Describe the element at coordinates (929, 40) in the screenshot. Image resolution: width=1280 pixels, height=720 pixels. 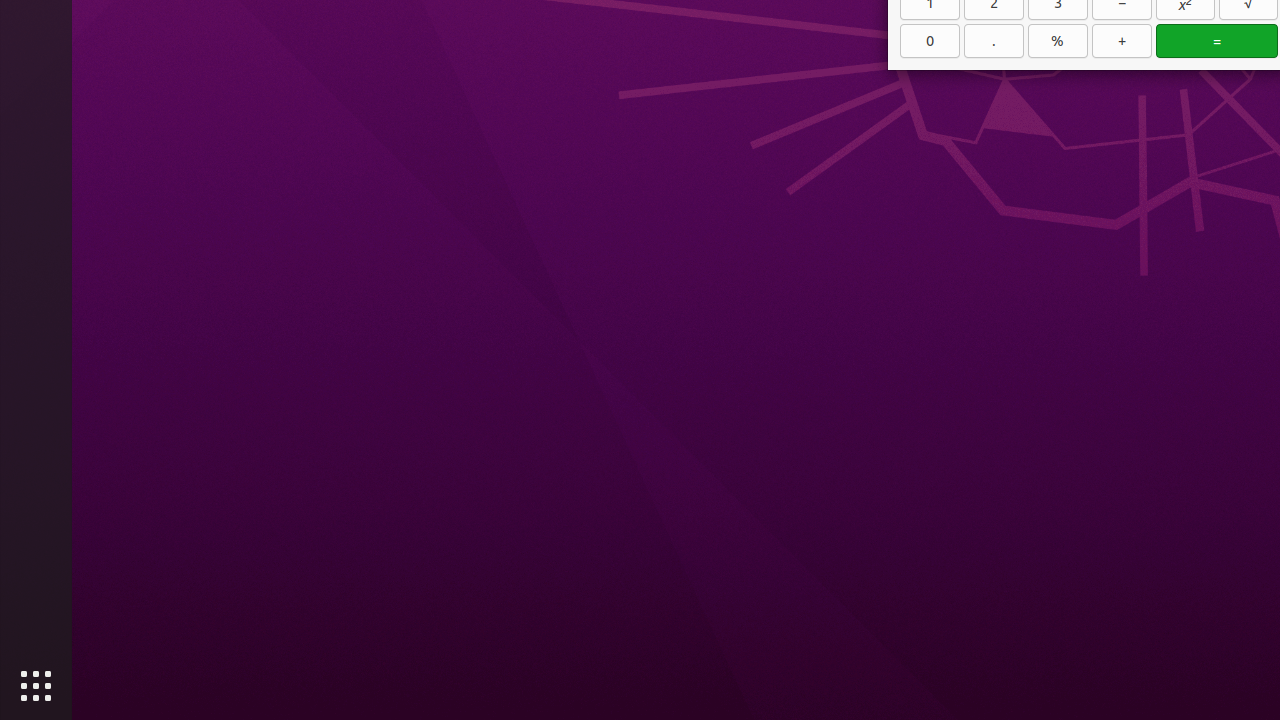
I see `'0'` at that location.